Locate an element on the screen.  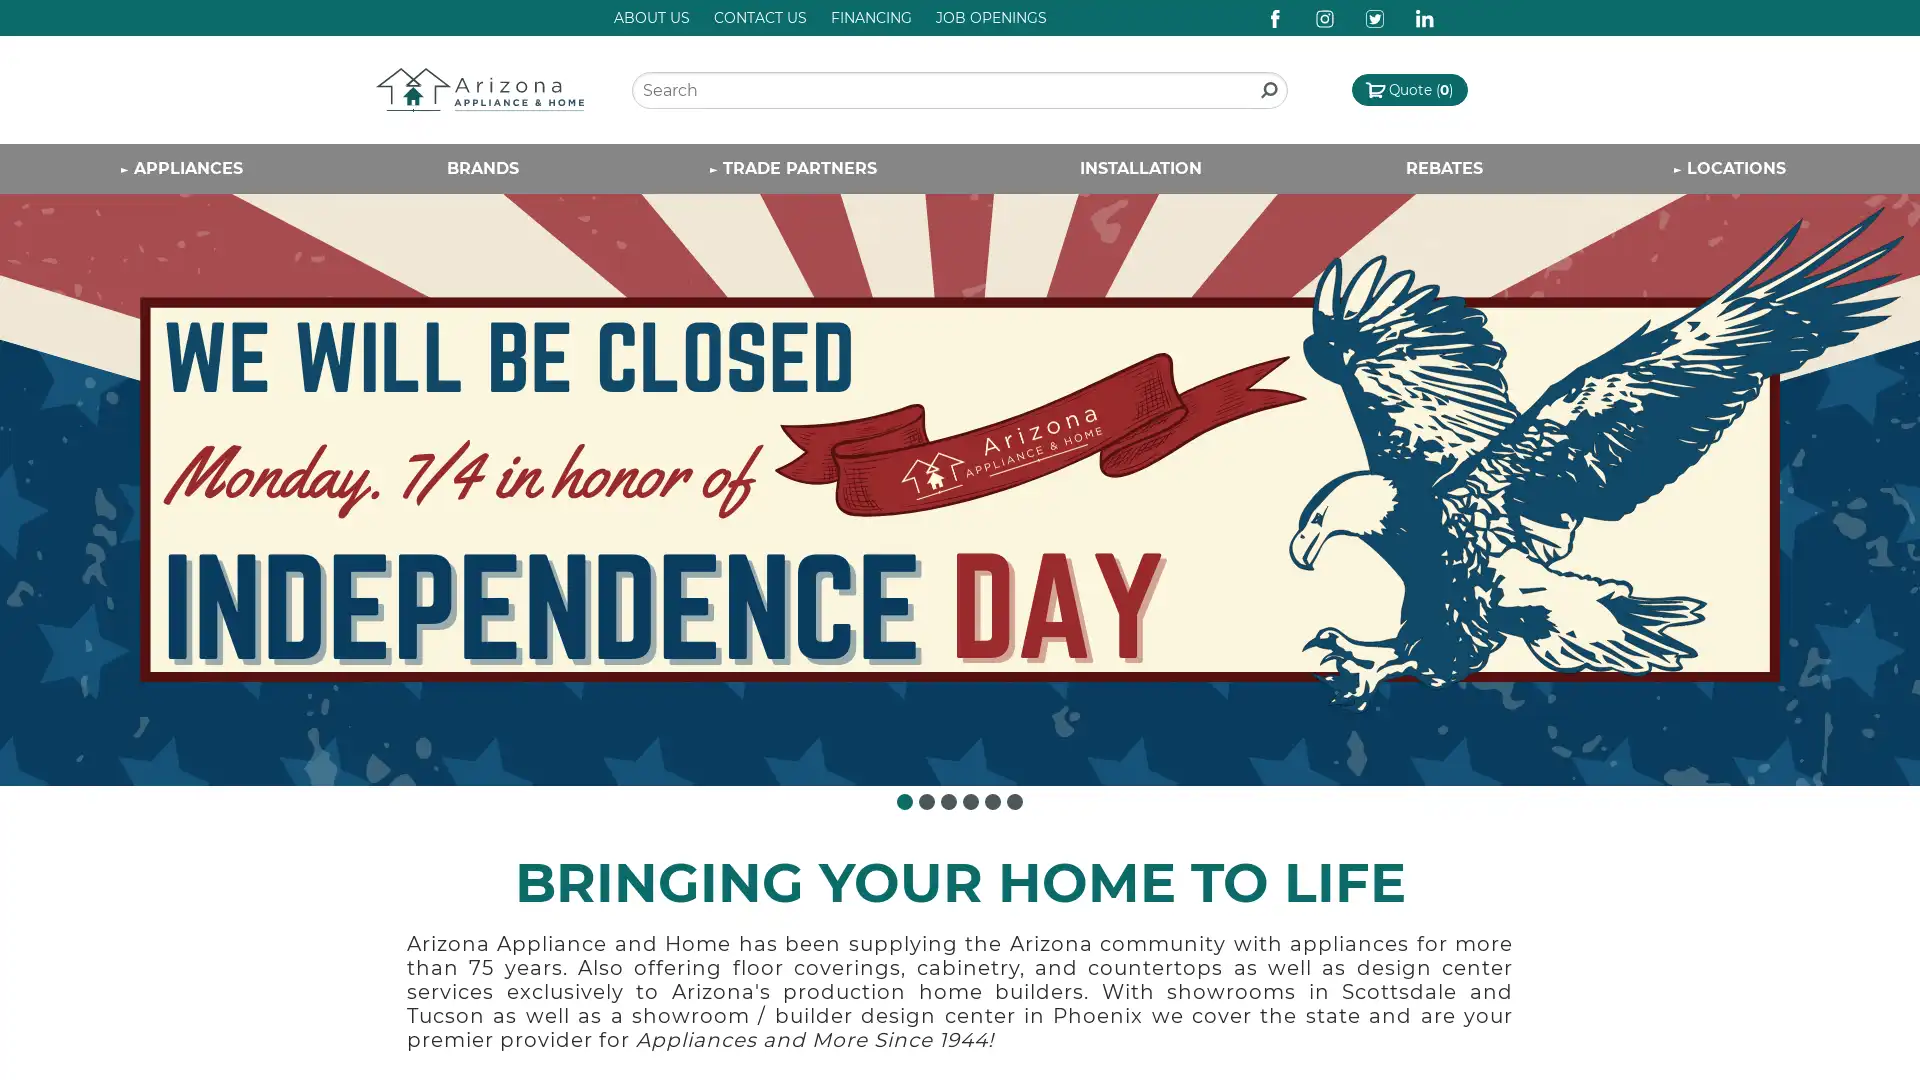
Close is located at coordinates (1251, 358).